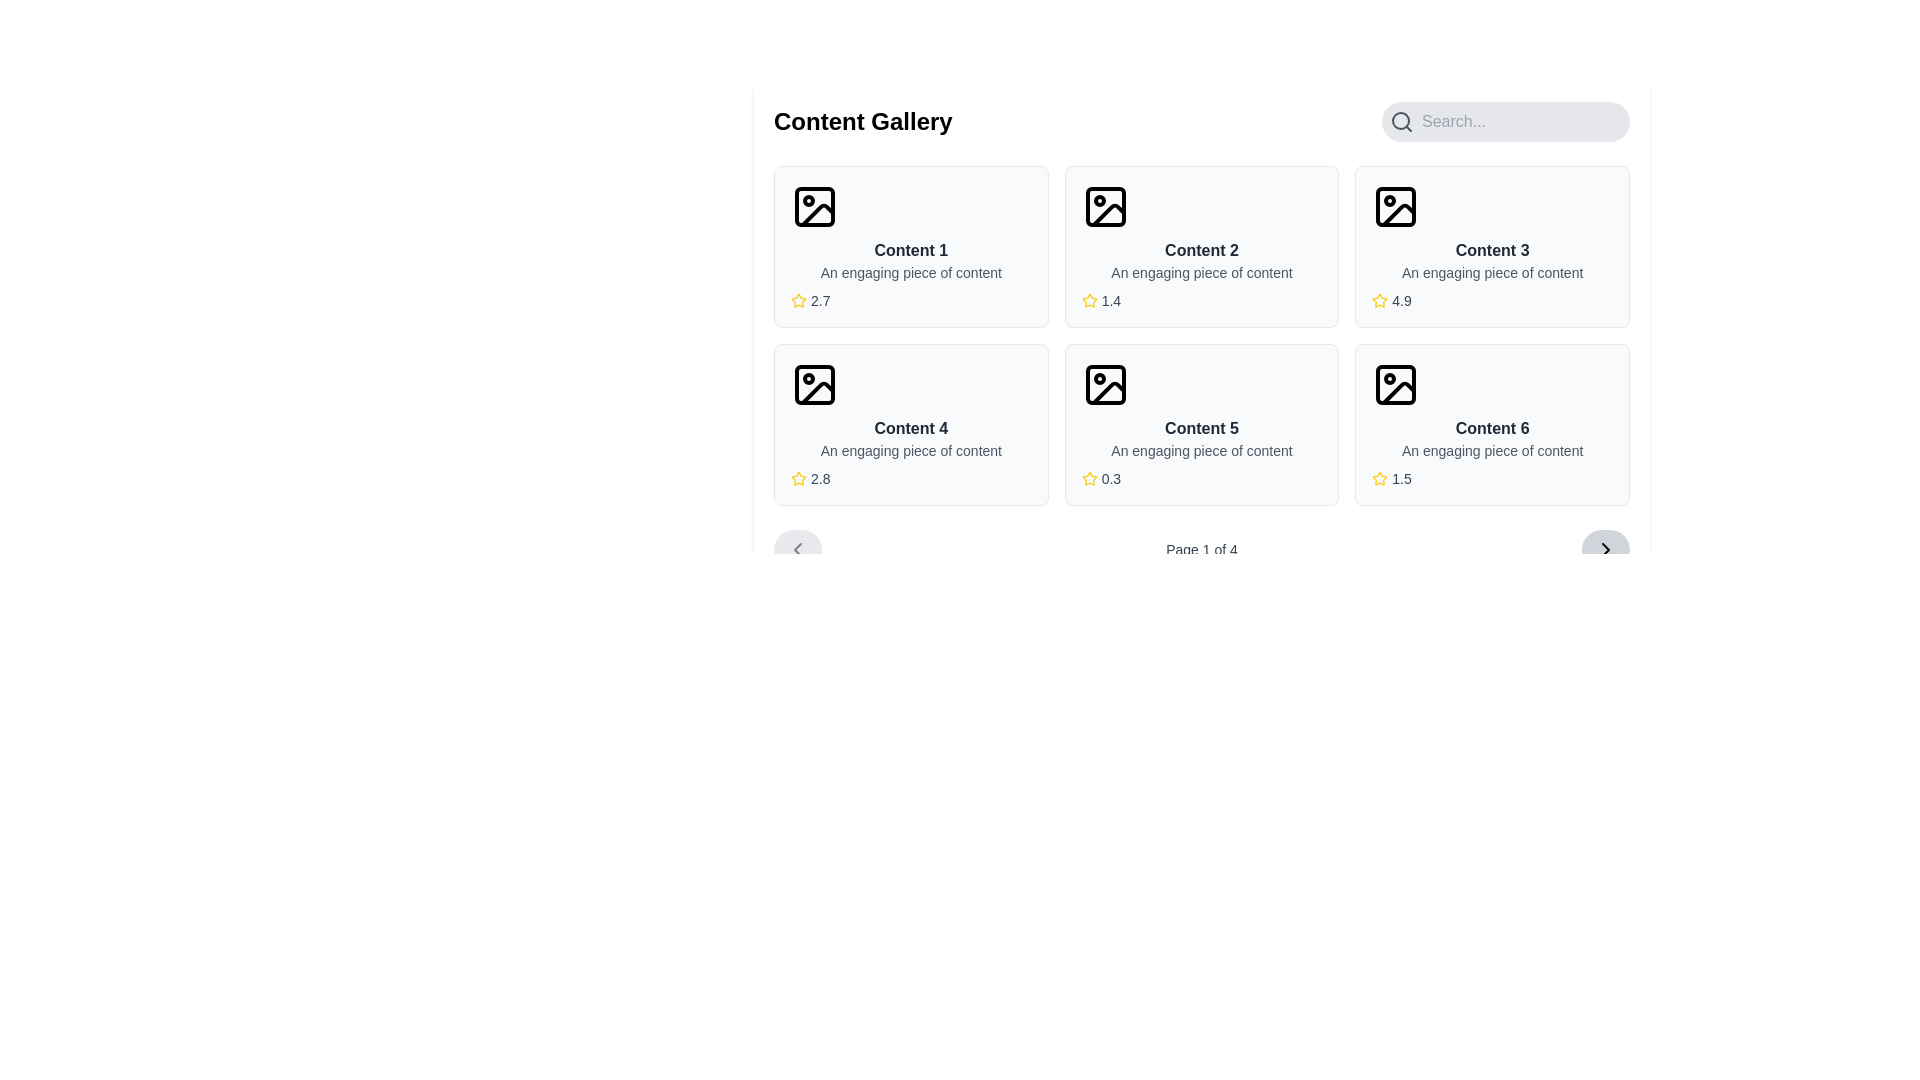 The height and width of the screenshot is (1080, 1920). Describe the element at coordinates (1395, 385) in the screenshot. I see `the image icon located in the bottom-right corner of the 'Content 6' card, which features a rounded square outline with a circle and mountain graphic` at that location.